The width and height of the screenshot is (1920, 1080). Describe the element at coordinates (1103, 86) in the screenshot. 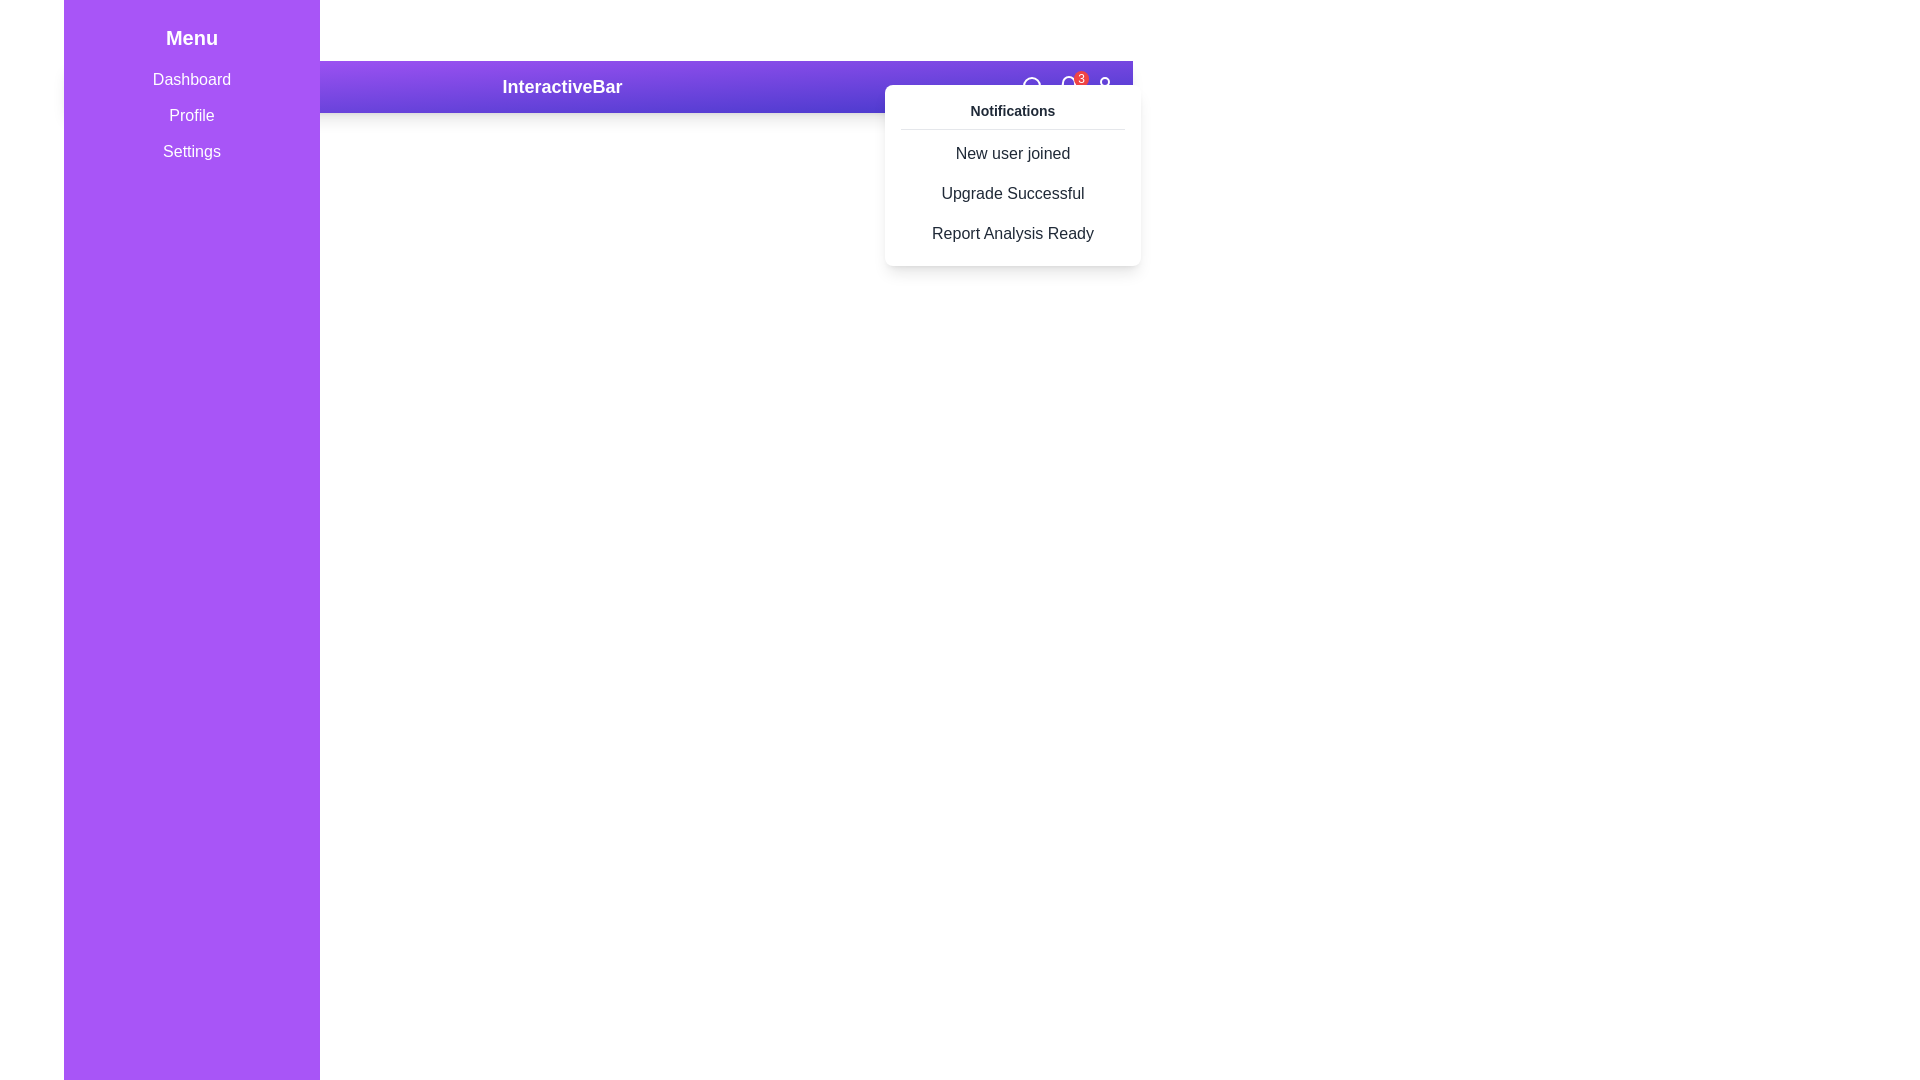

I see `the user outline icon located at the far-right corner of the horizontal navigation bar` at that location.